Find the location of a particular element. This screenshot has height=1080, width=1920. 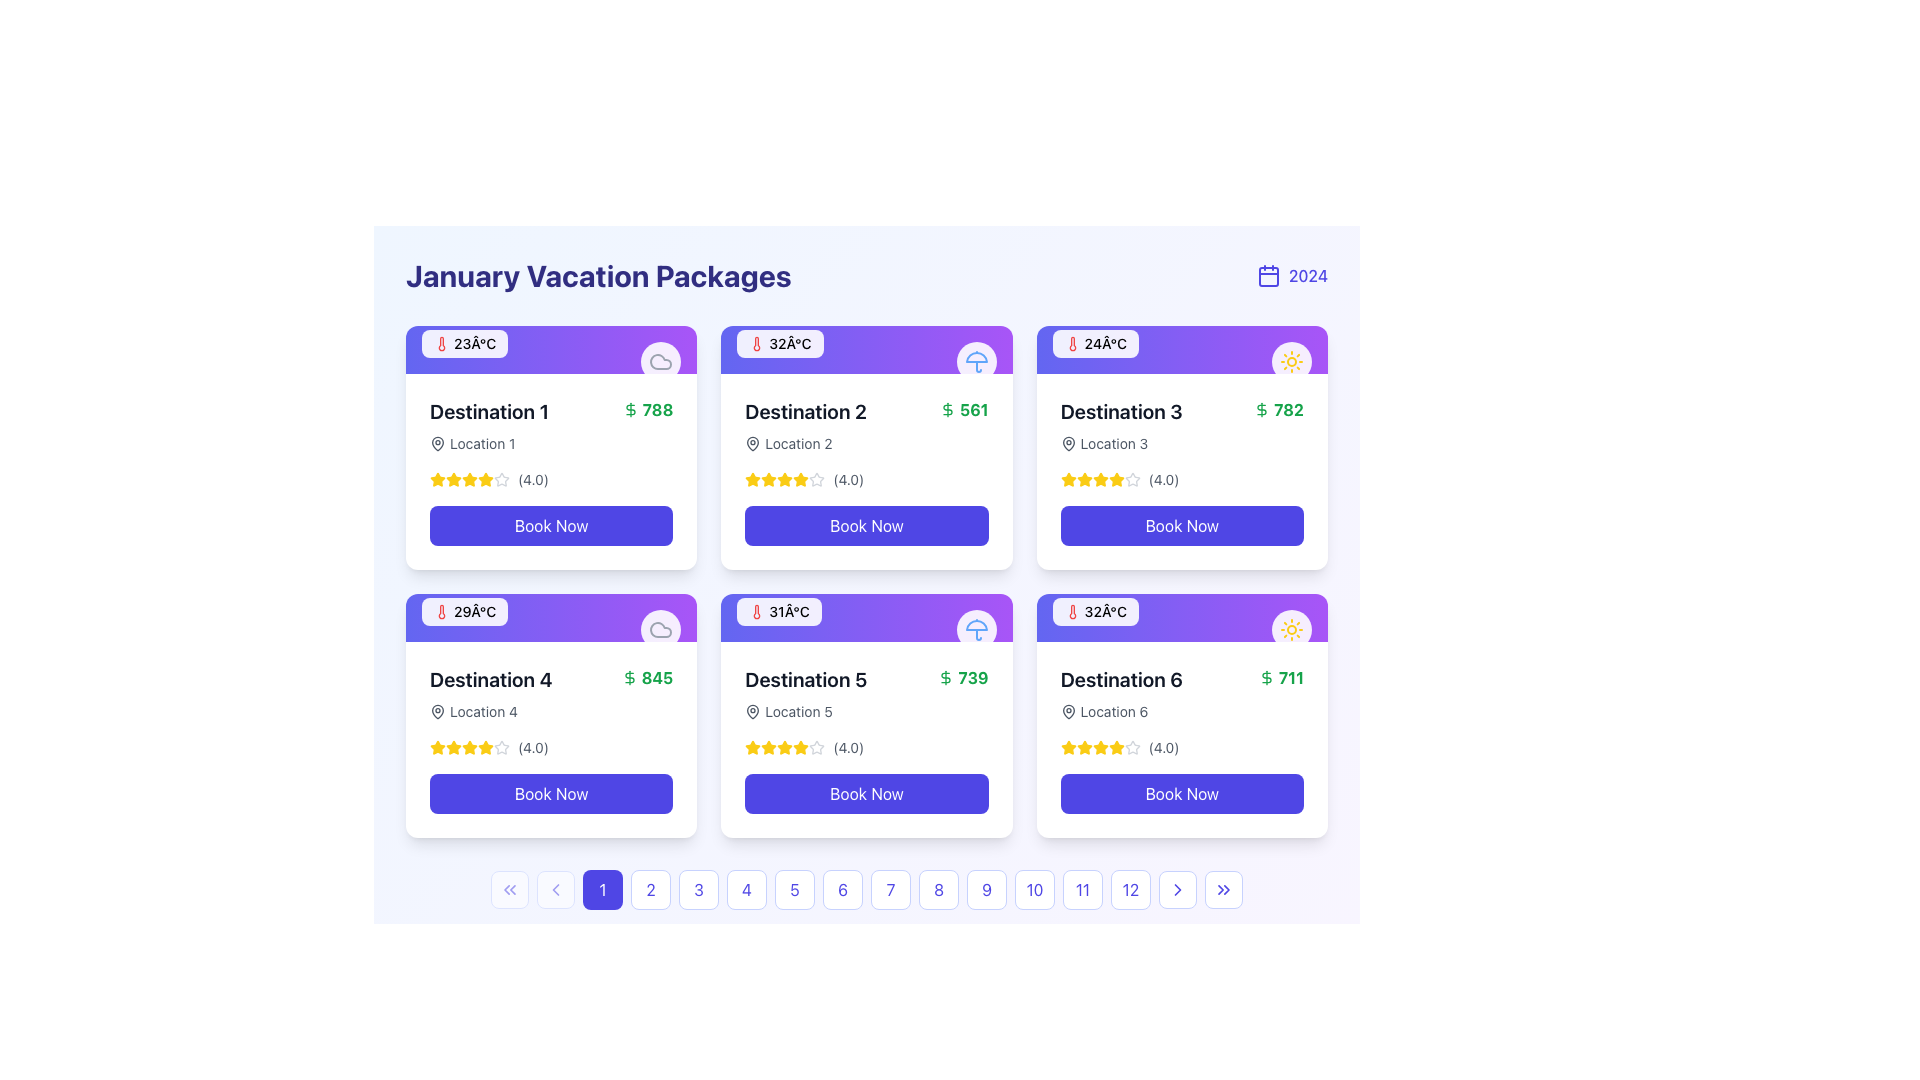

the filled yellow star icon representing a rating score of '4.0' for 'Destination 6', which is the third star in the row of stars is located at coordinates (1099, 747).